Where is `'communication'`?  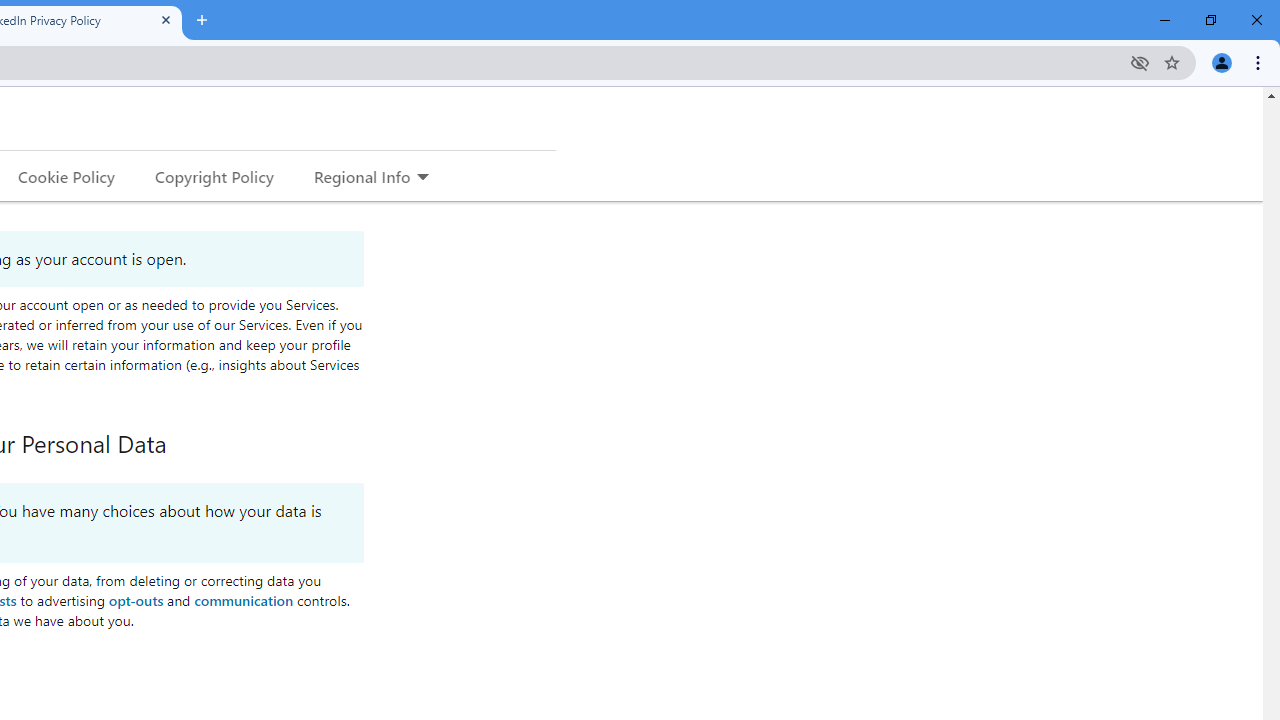
'communication' is located at coordinates (243, 598).